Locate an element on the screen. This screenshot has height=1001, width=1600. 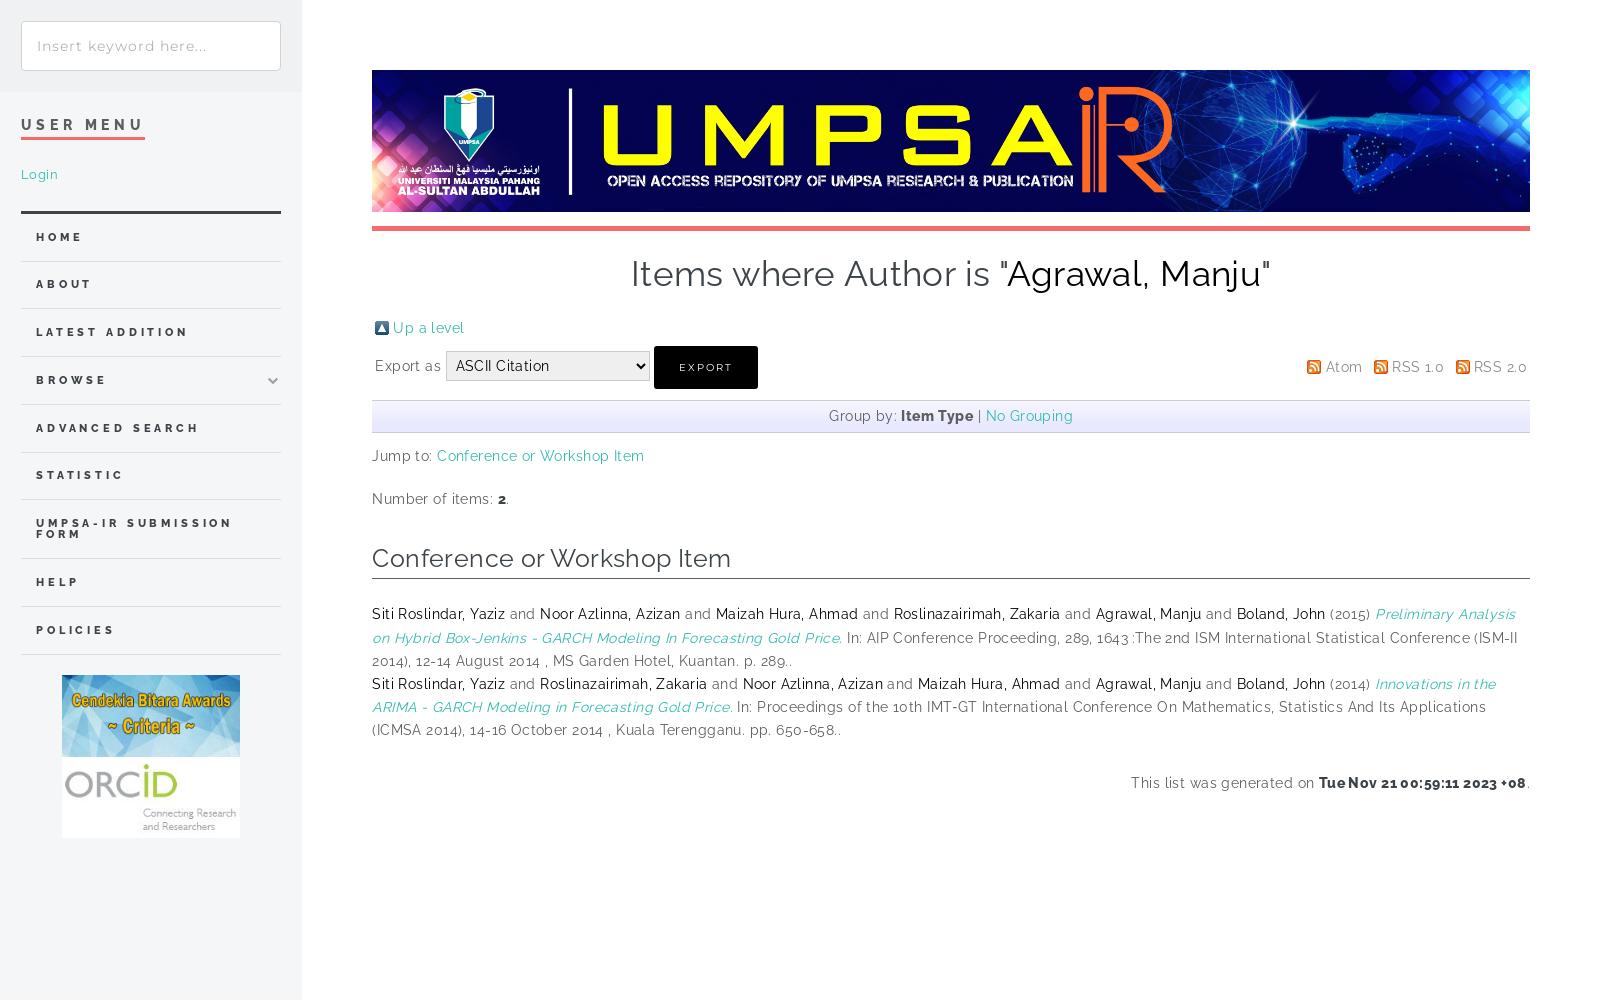
'Atom' is located at coordinates (1342, 364).